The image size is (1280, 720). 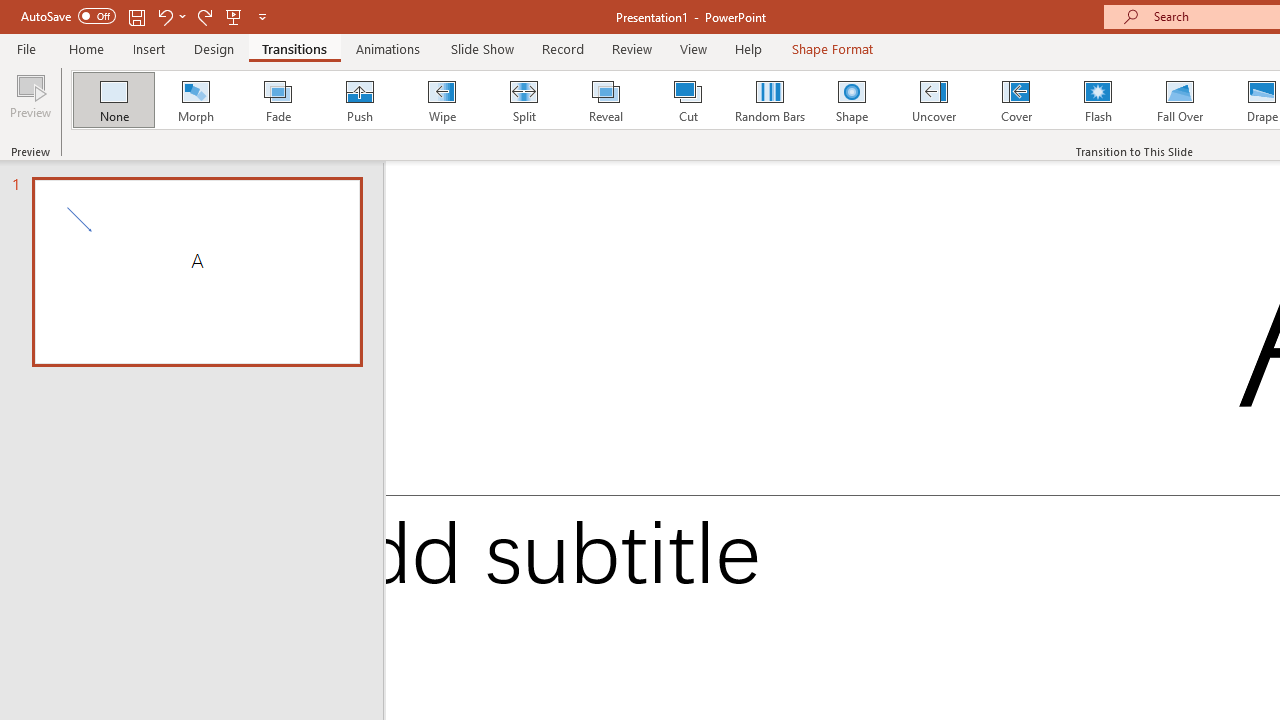 I want to click on 'Flash', so click(x=1097, y=100).